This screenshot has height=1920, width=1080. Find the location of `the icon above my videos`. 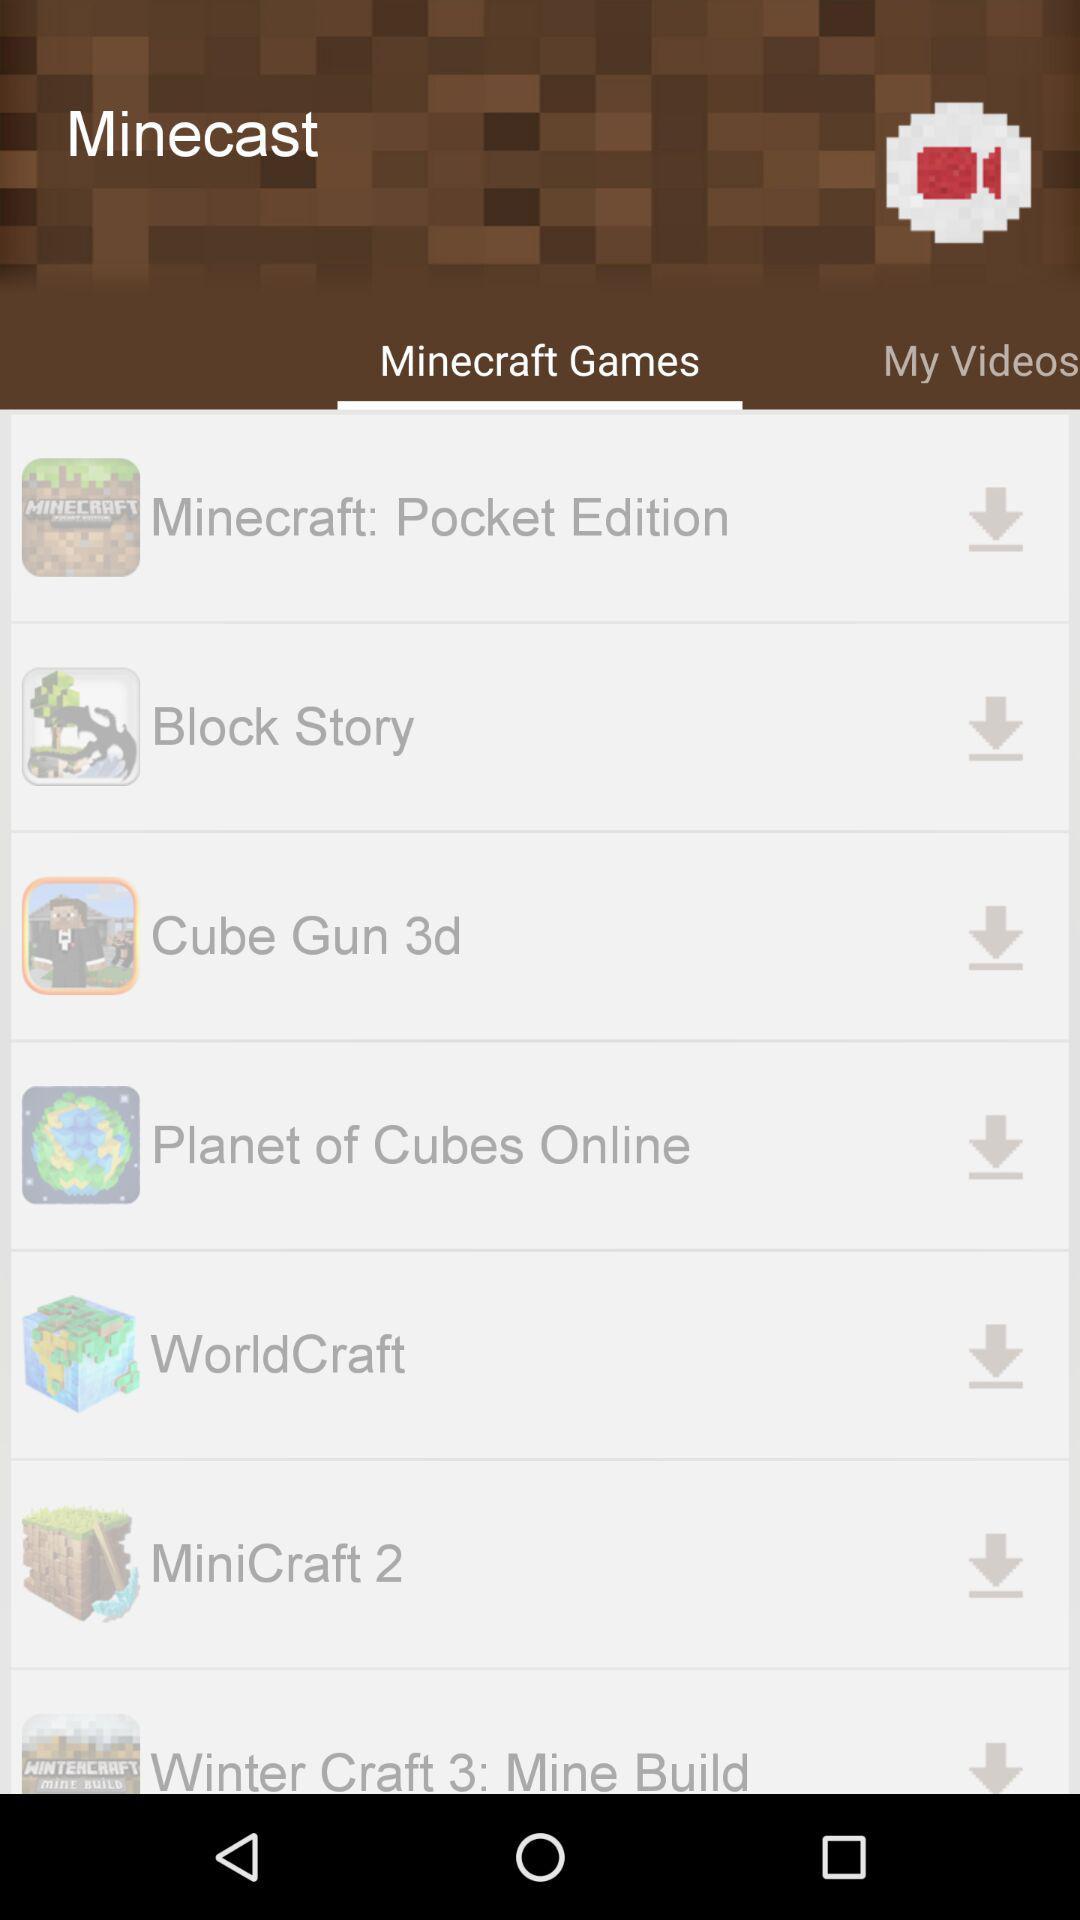

the icon above my videos is located at coordinates (956, 172).